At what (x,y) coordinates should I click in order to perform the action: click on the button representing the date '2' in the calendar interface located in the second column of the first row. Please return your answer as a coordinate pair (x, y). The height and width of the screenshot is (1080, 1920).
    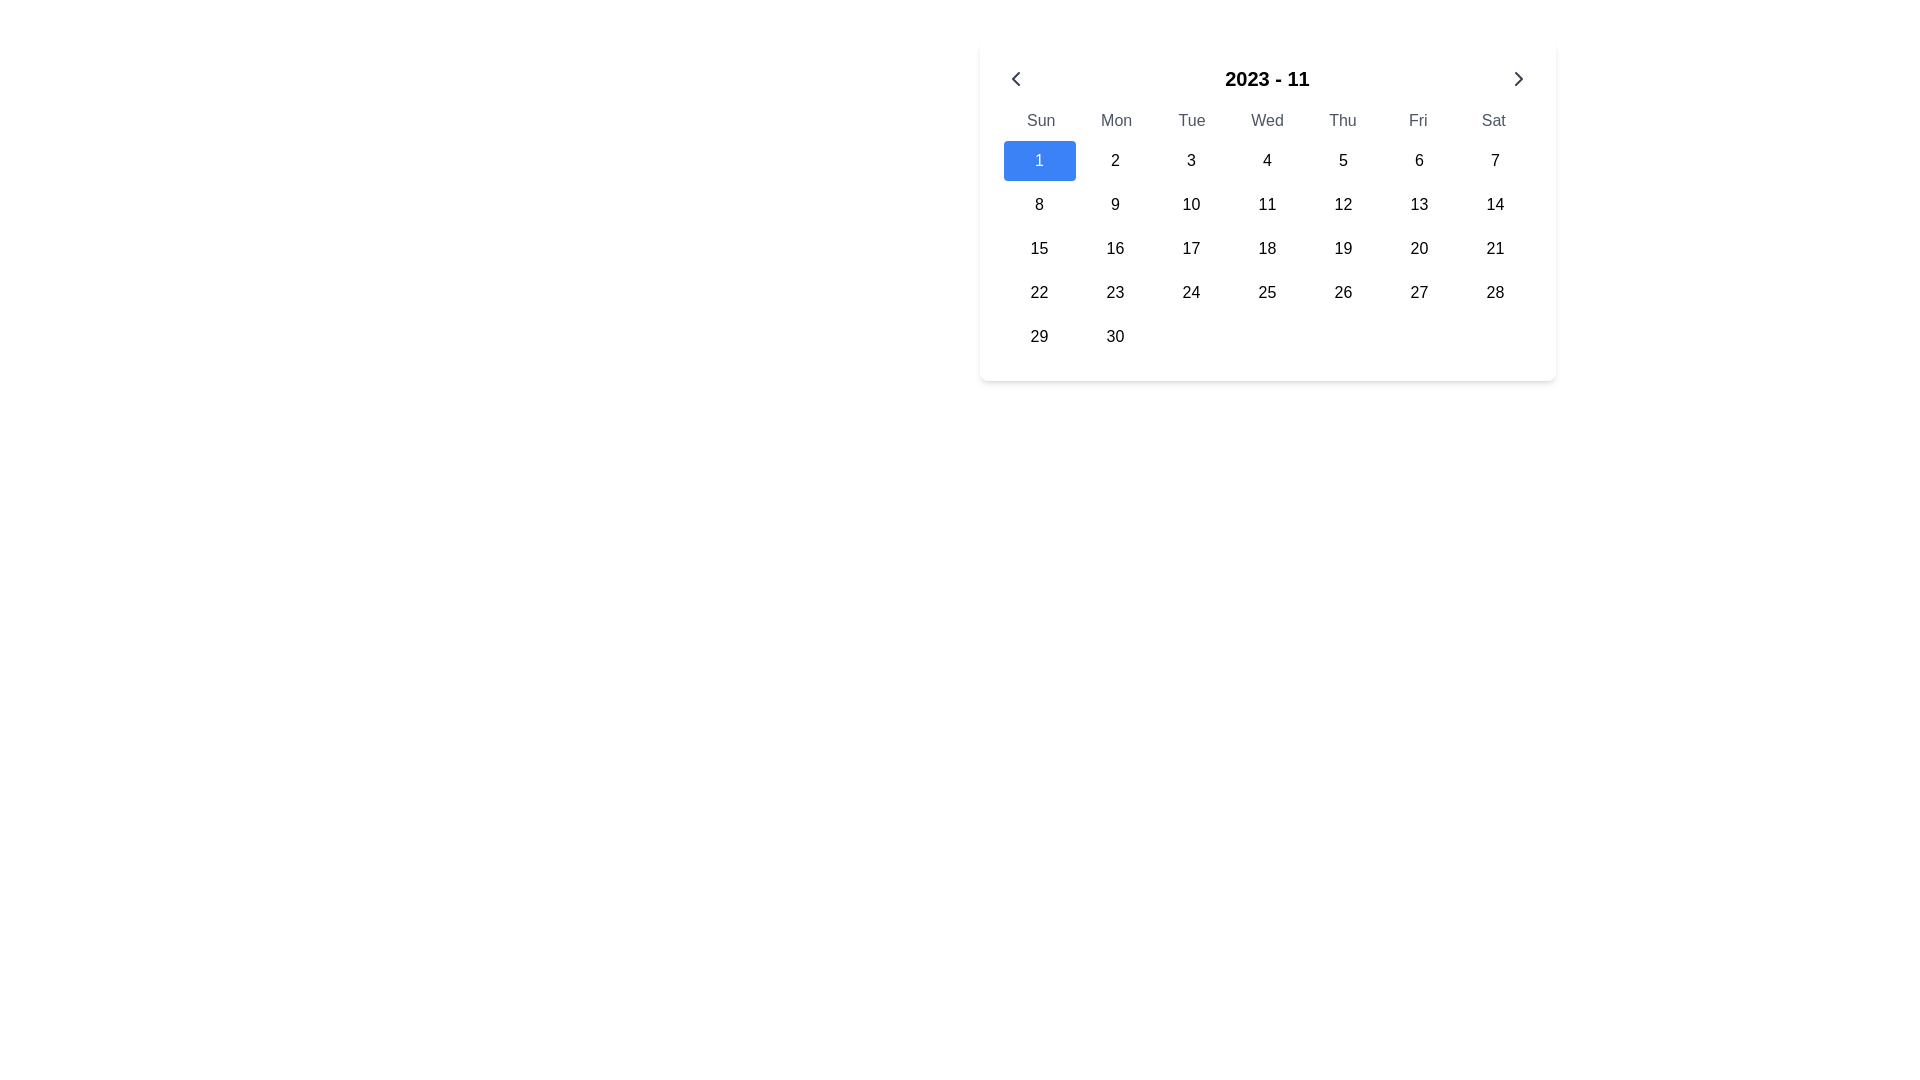
    Looking at the image, I should click on (1114, 160).